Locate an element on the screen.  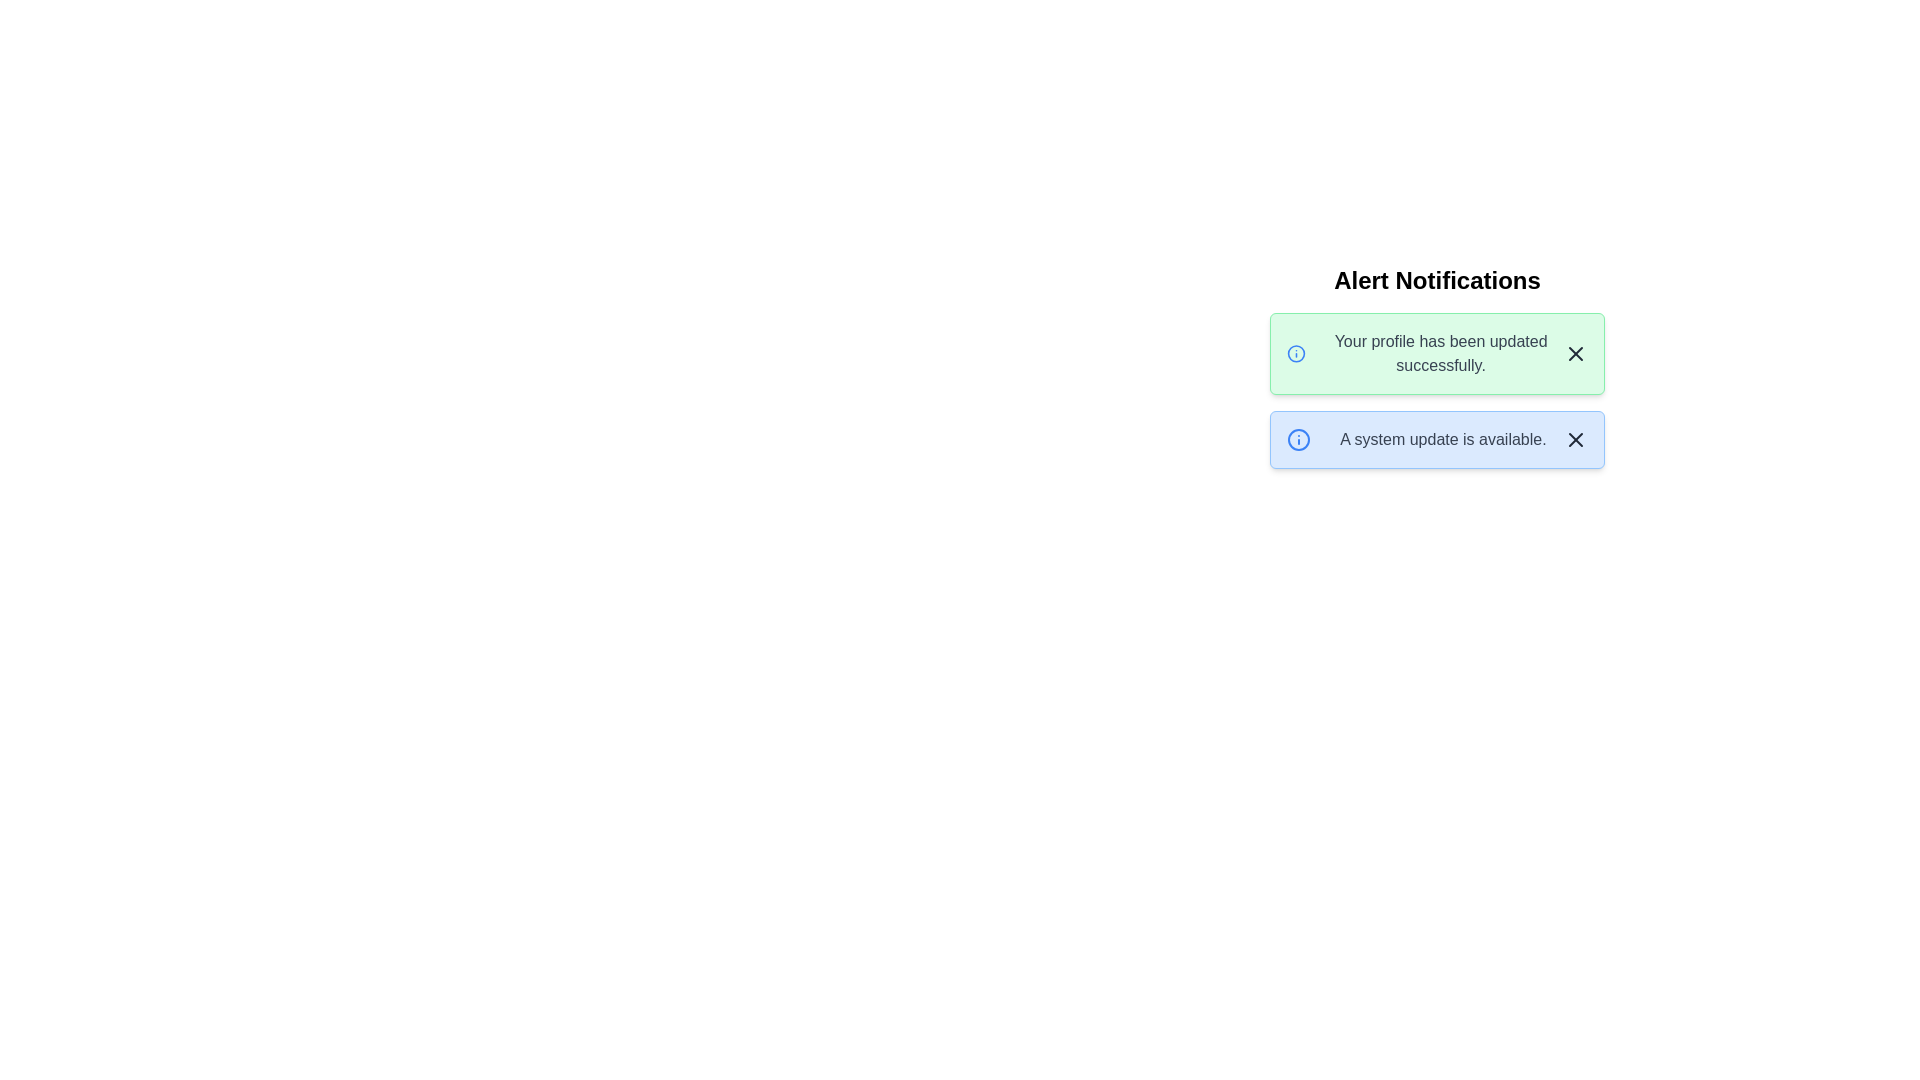
the close/cancel icon button, which is a small 'X' graphic located at the top-right corner of the green notification box labeled 'Your profile has been updated successfully.' is located at coordinates (1574, 353).